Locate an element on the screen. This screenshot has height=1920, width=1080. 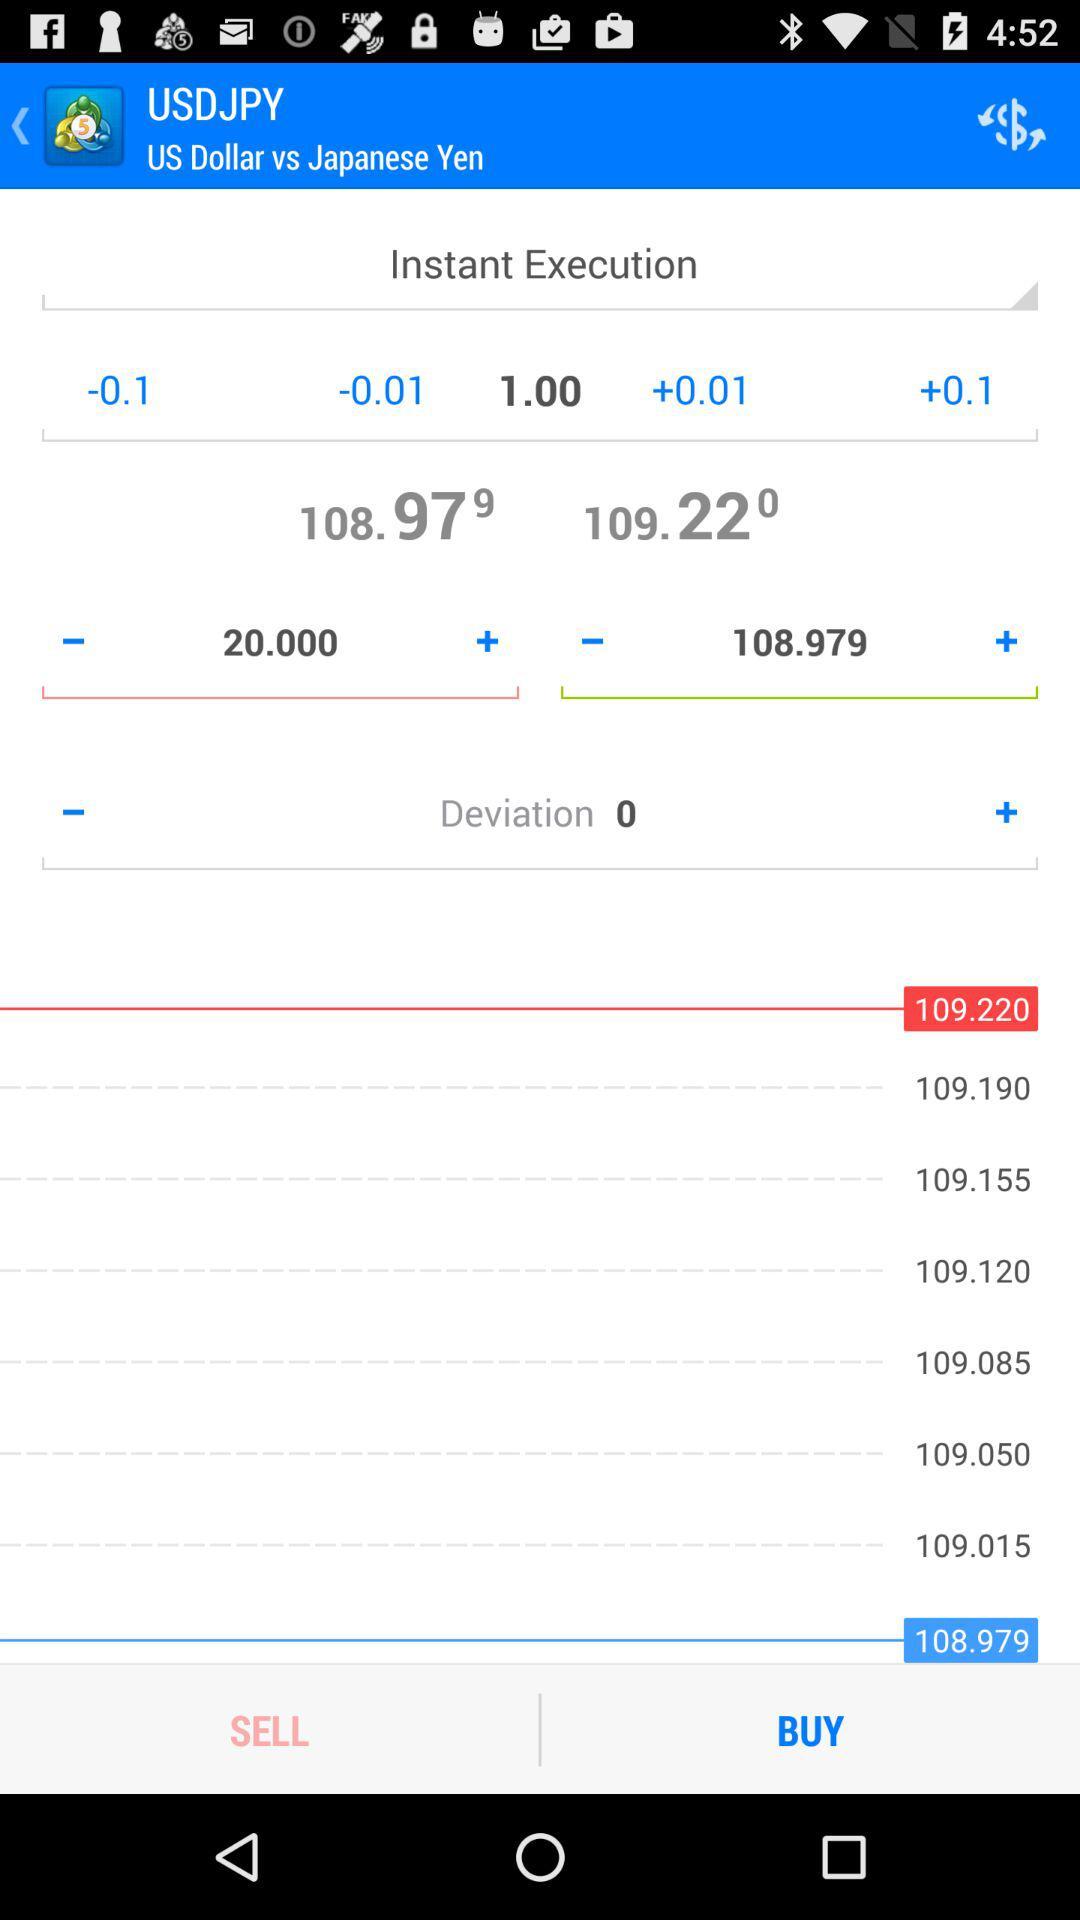
108.979 is located at coordinates (798, 641).